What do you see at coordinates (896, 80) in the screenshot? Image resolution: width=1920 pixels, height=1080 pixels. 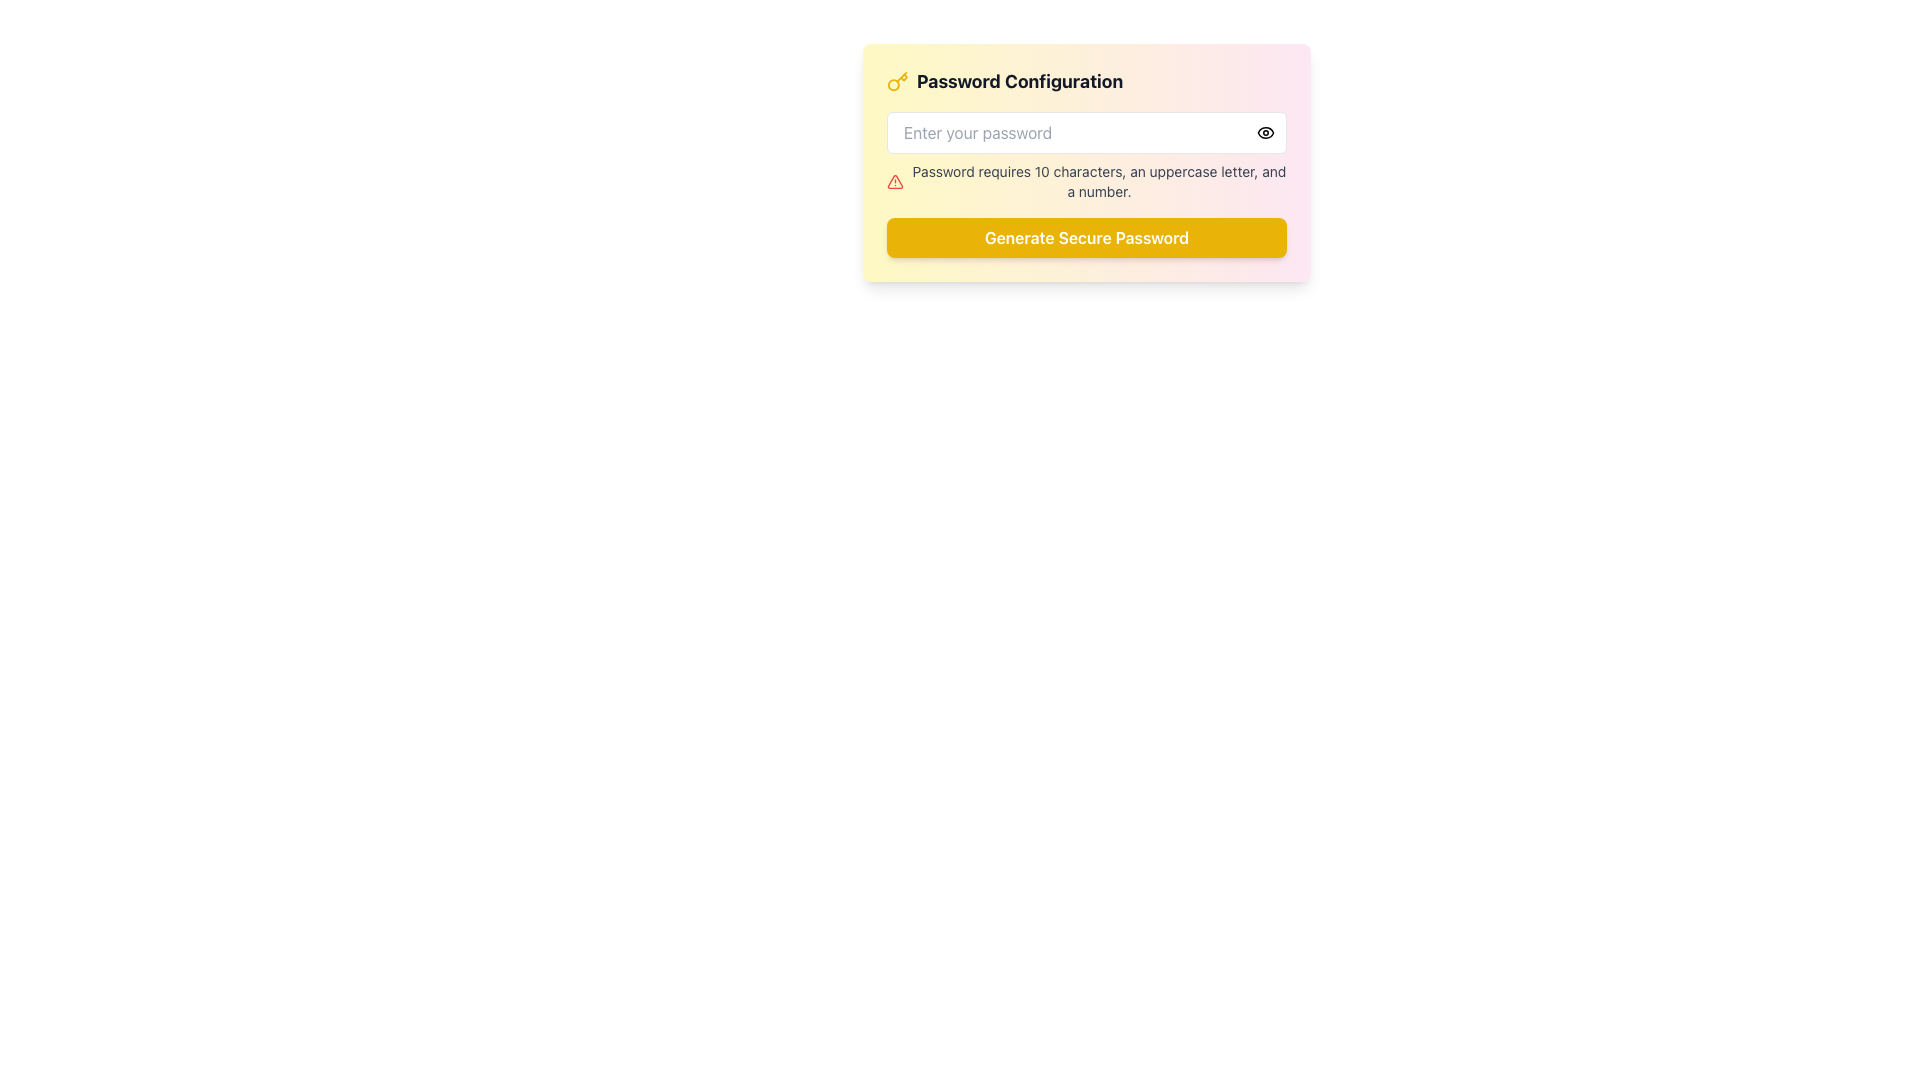 I see `the yellow key icon with a rounded stroke located next to the 'Password Configuration' text in the header of the panel` at bounding box center [896, 80].